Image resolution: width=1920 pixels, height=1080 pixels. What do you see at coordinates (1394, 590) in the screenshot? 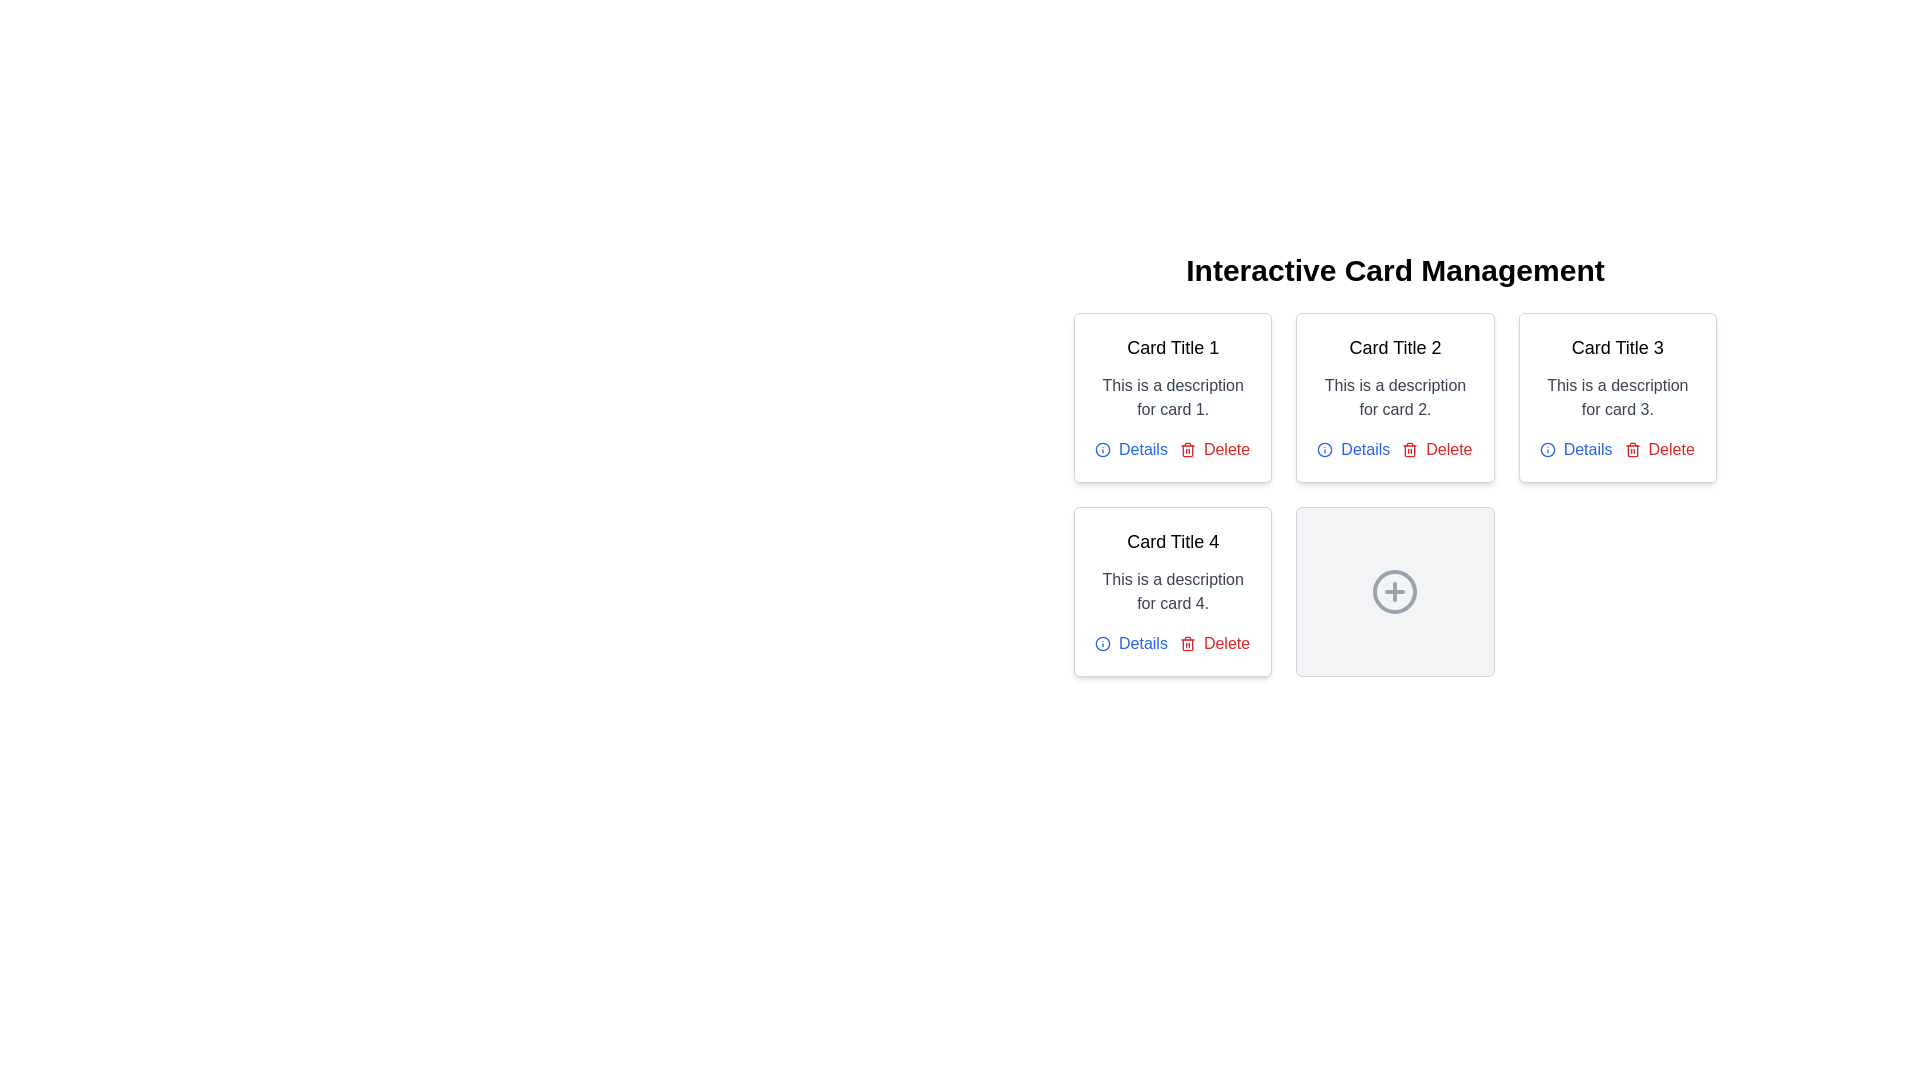
I see `the circular button with a gray 'plus' symbol inside a circle, located in the bottom-right corner of the grid layout, below 'Card Title 4', to change its color to blue` at bounding box center [1394, 590].